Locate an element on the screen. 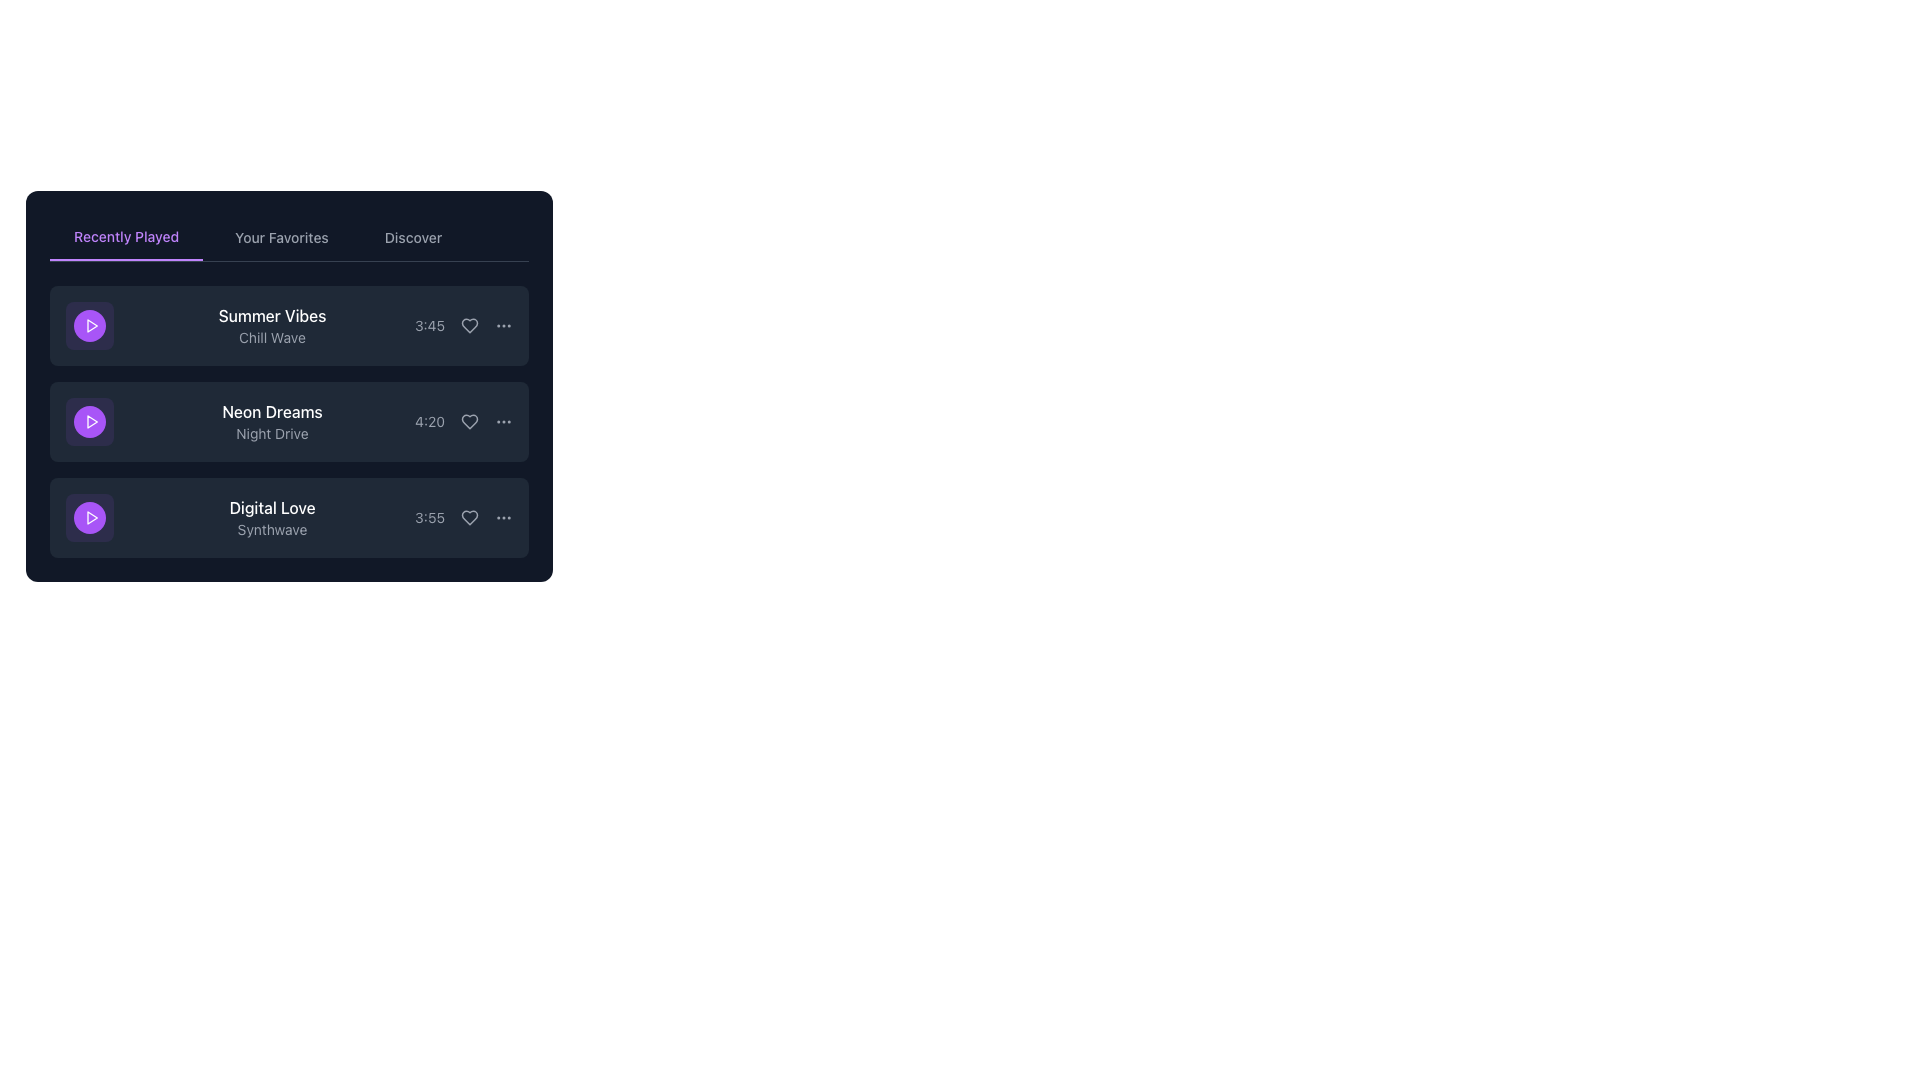  the triangular play icon button with a white outline against a purple background, located in the 'Recently Played' section is located at coordinates (90, 420).